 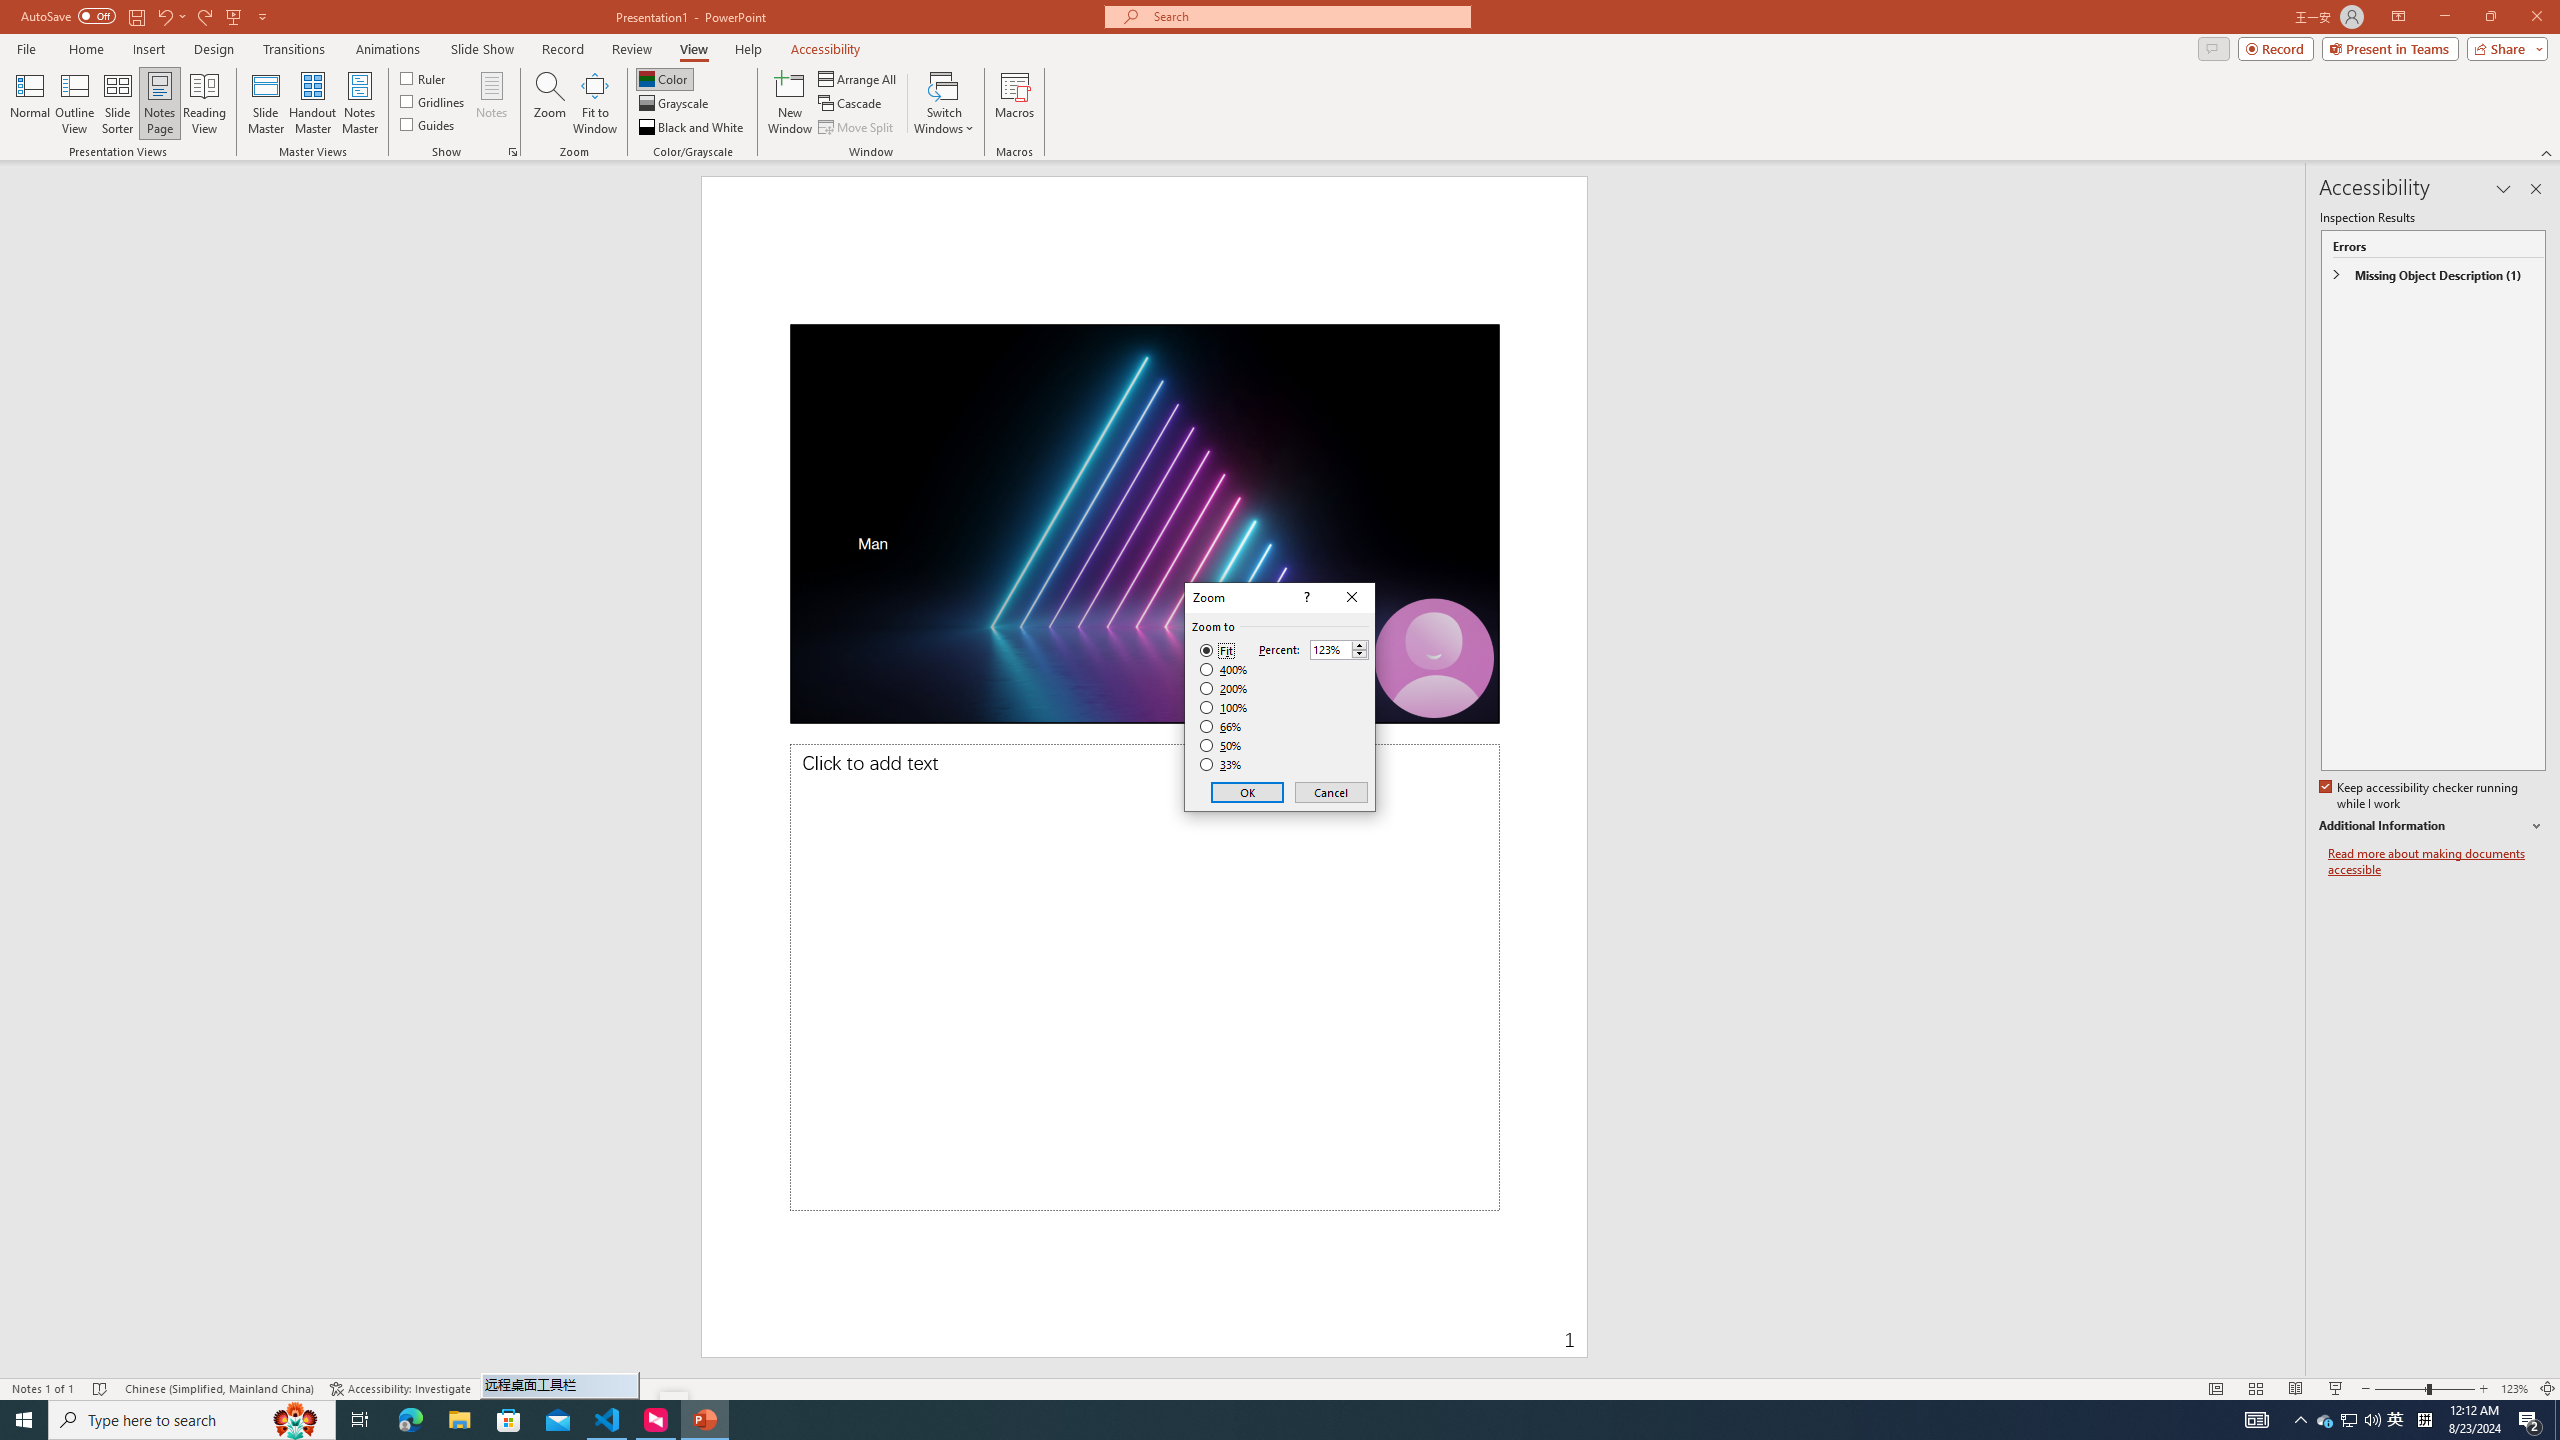 What do you see at coordinates (664, 78) in the screenshot?
I see `'Color'` at bounding box center [664, 78].